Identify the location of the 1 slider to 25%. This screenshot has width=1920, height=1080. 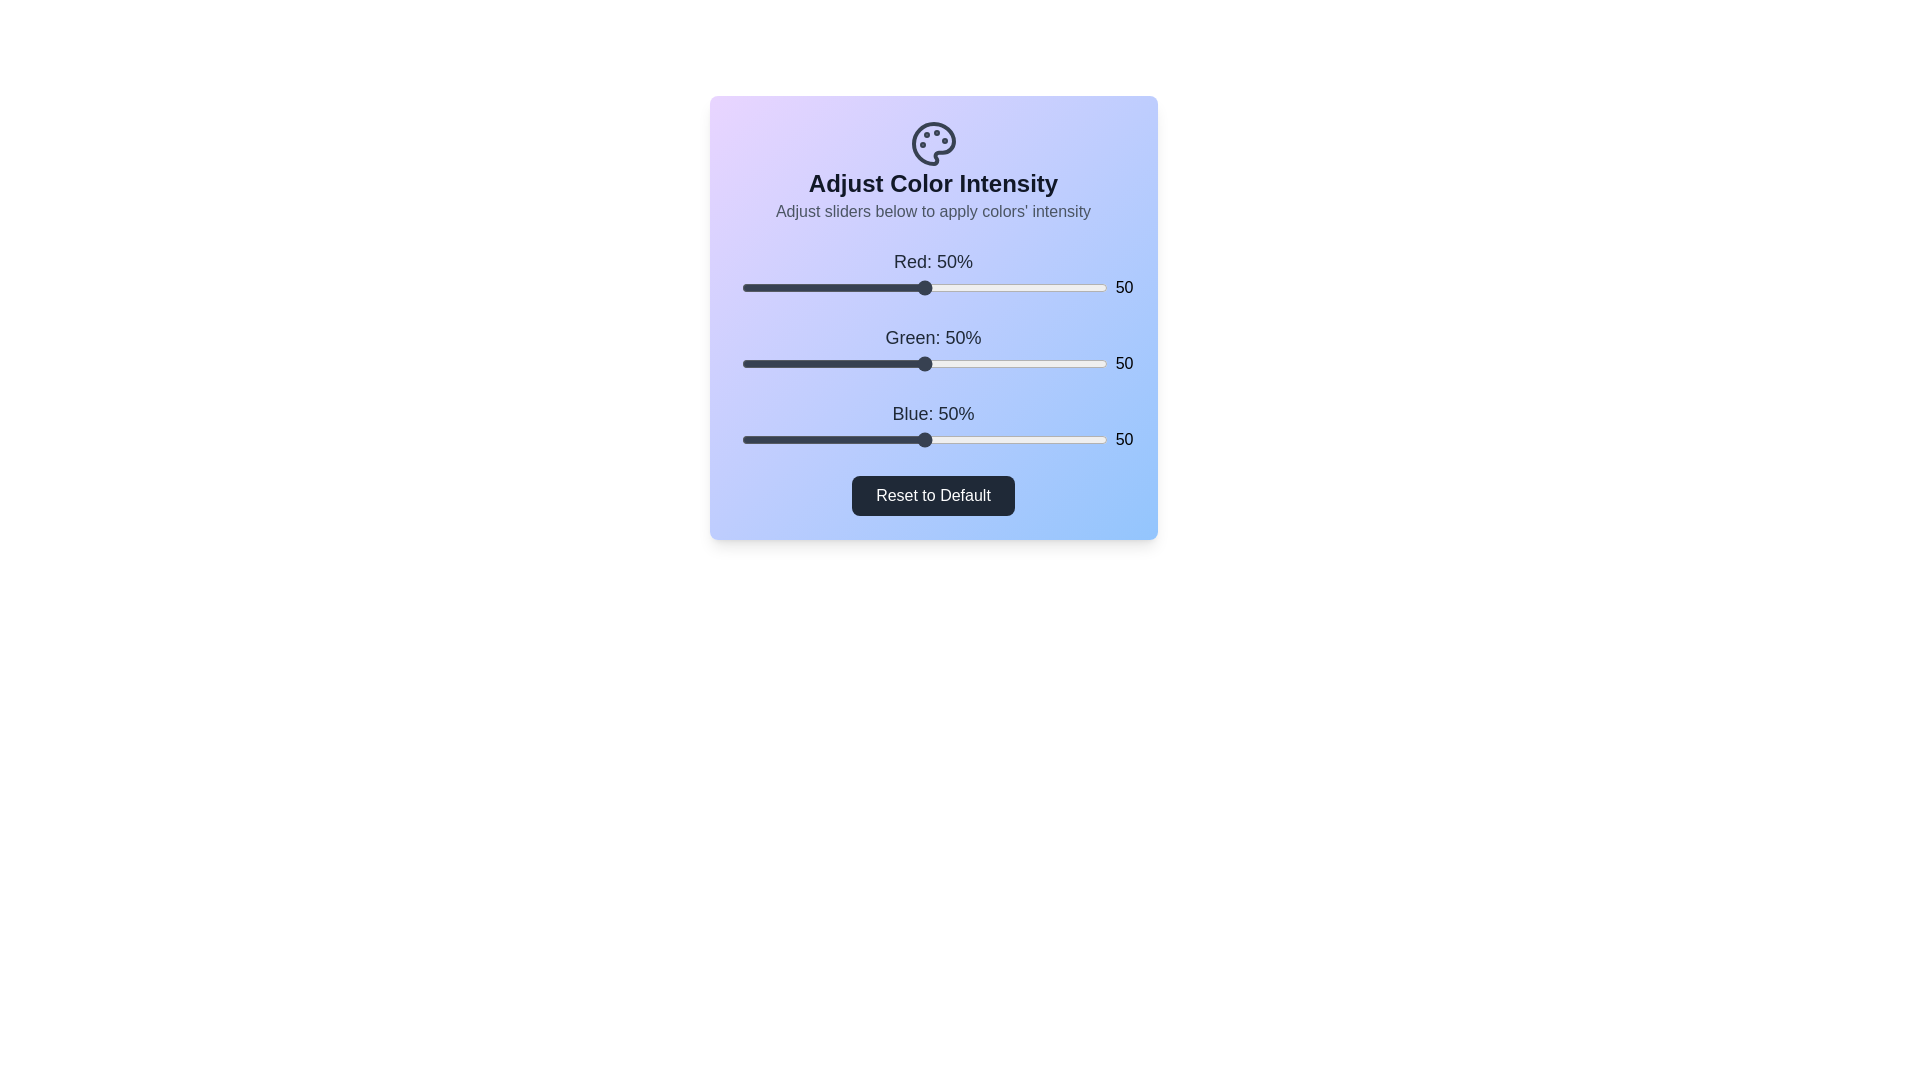
(833, 363).